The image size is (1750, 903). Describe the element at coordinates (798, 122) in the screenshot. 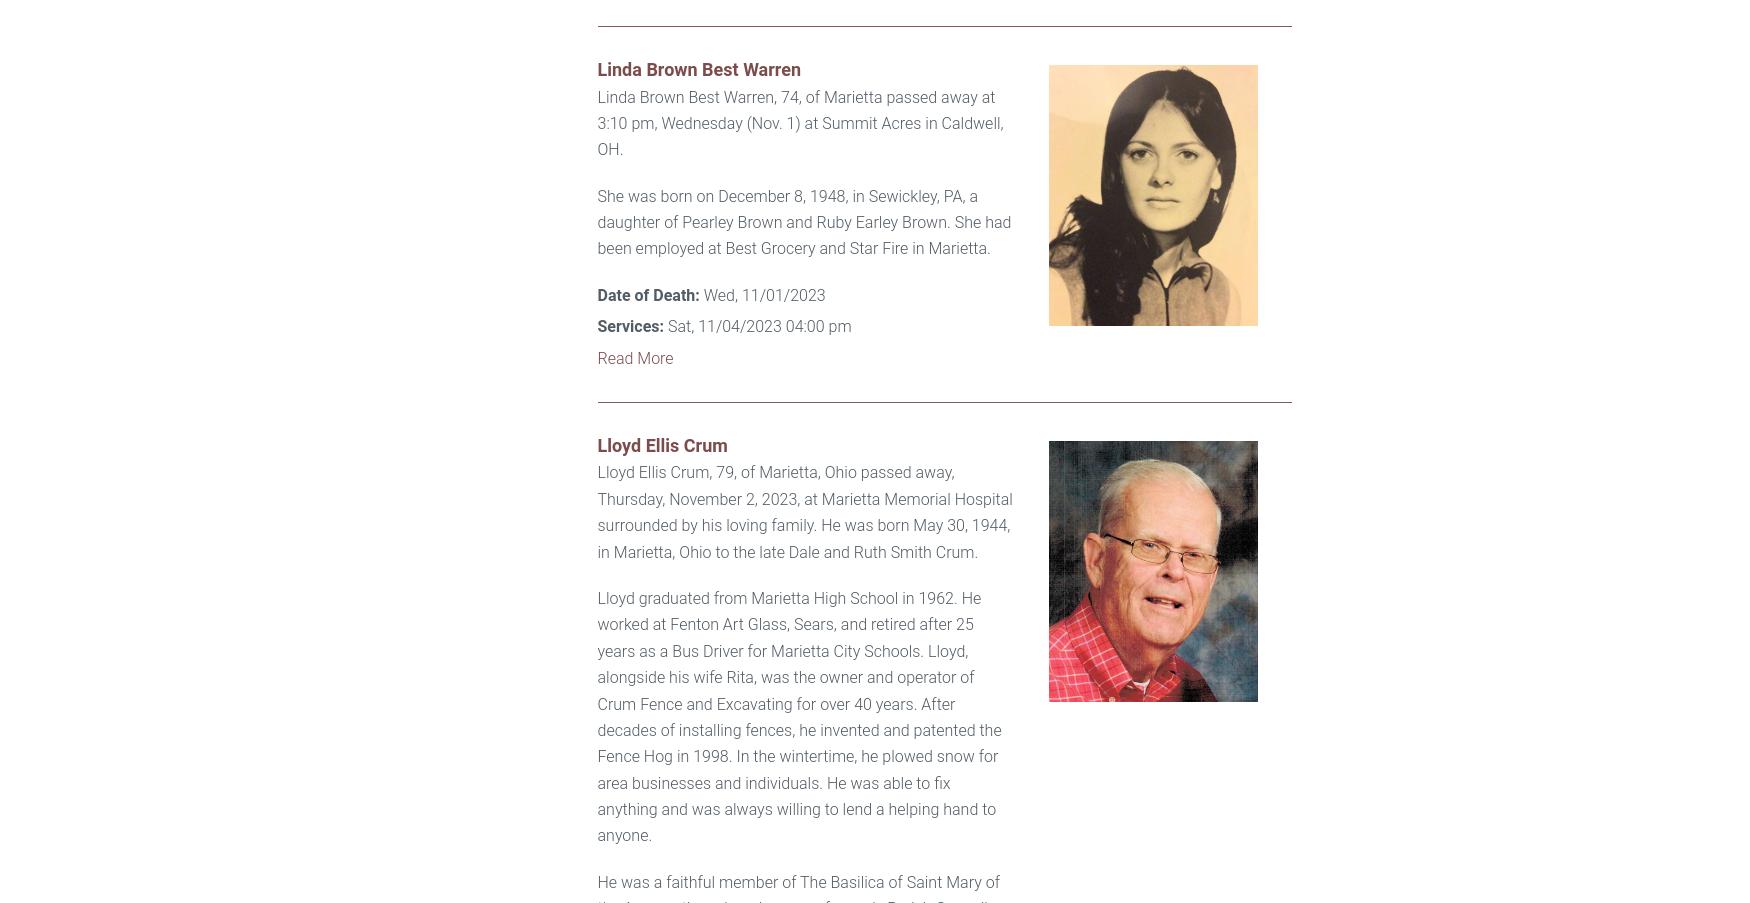

I see `'Linda Brown Best Warren, 74, of Marietta passed away at 3:10 pm, Wednesday (Nov. 1) at Summit Acres in Caldwell, OH.'` at that location.